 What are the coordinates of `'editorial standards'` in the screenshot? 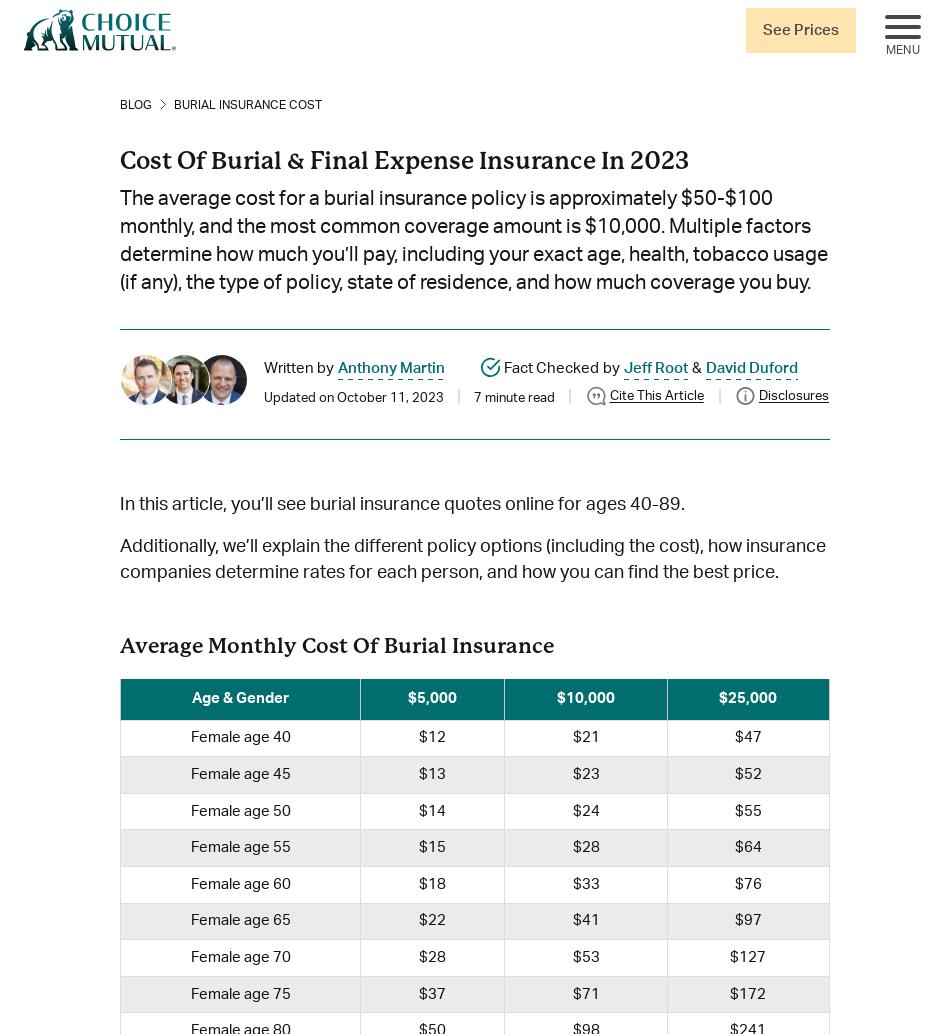 It's located at (492, 522).